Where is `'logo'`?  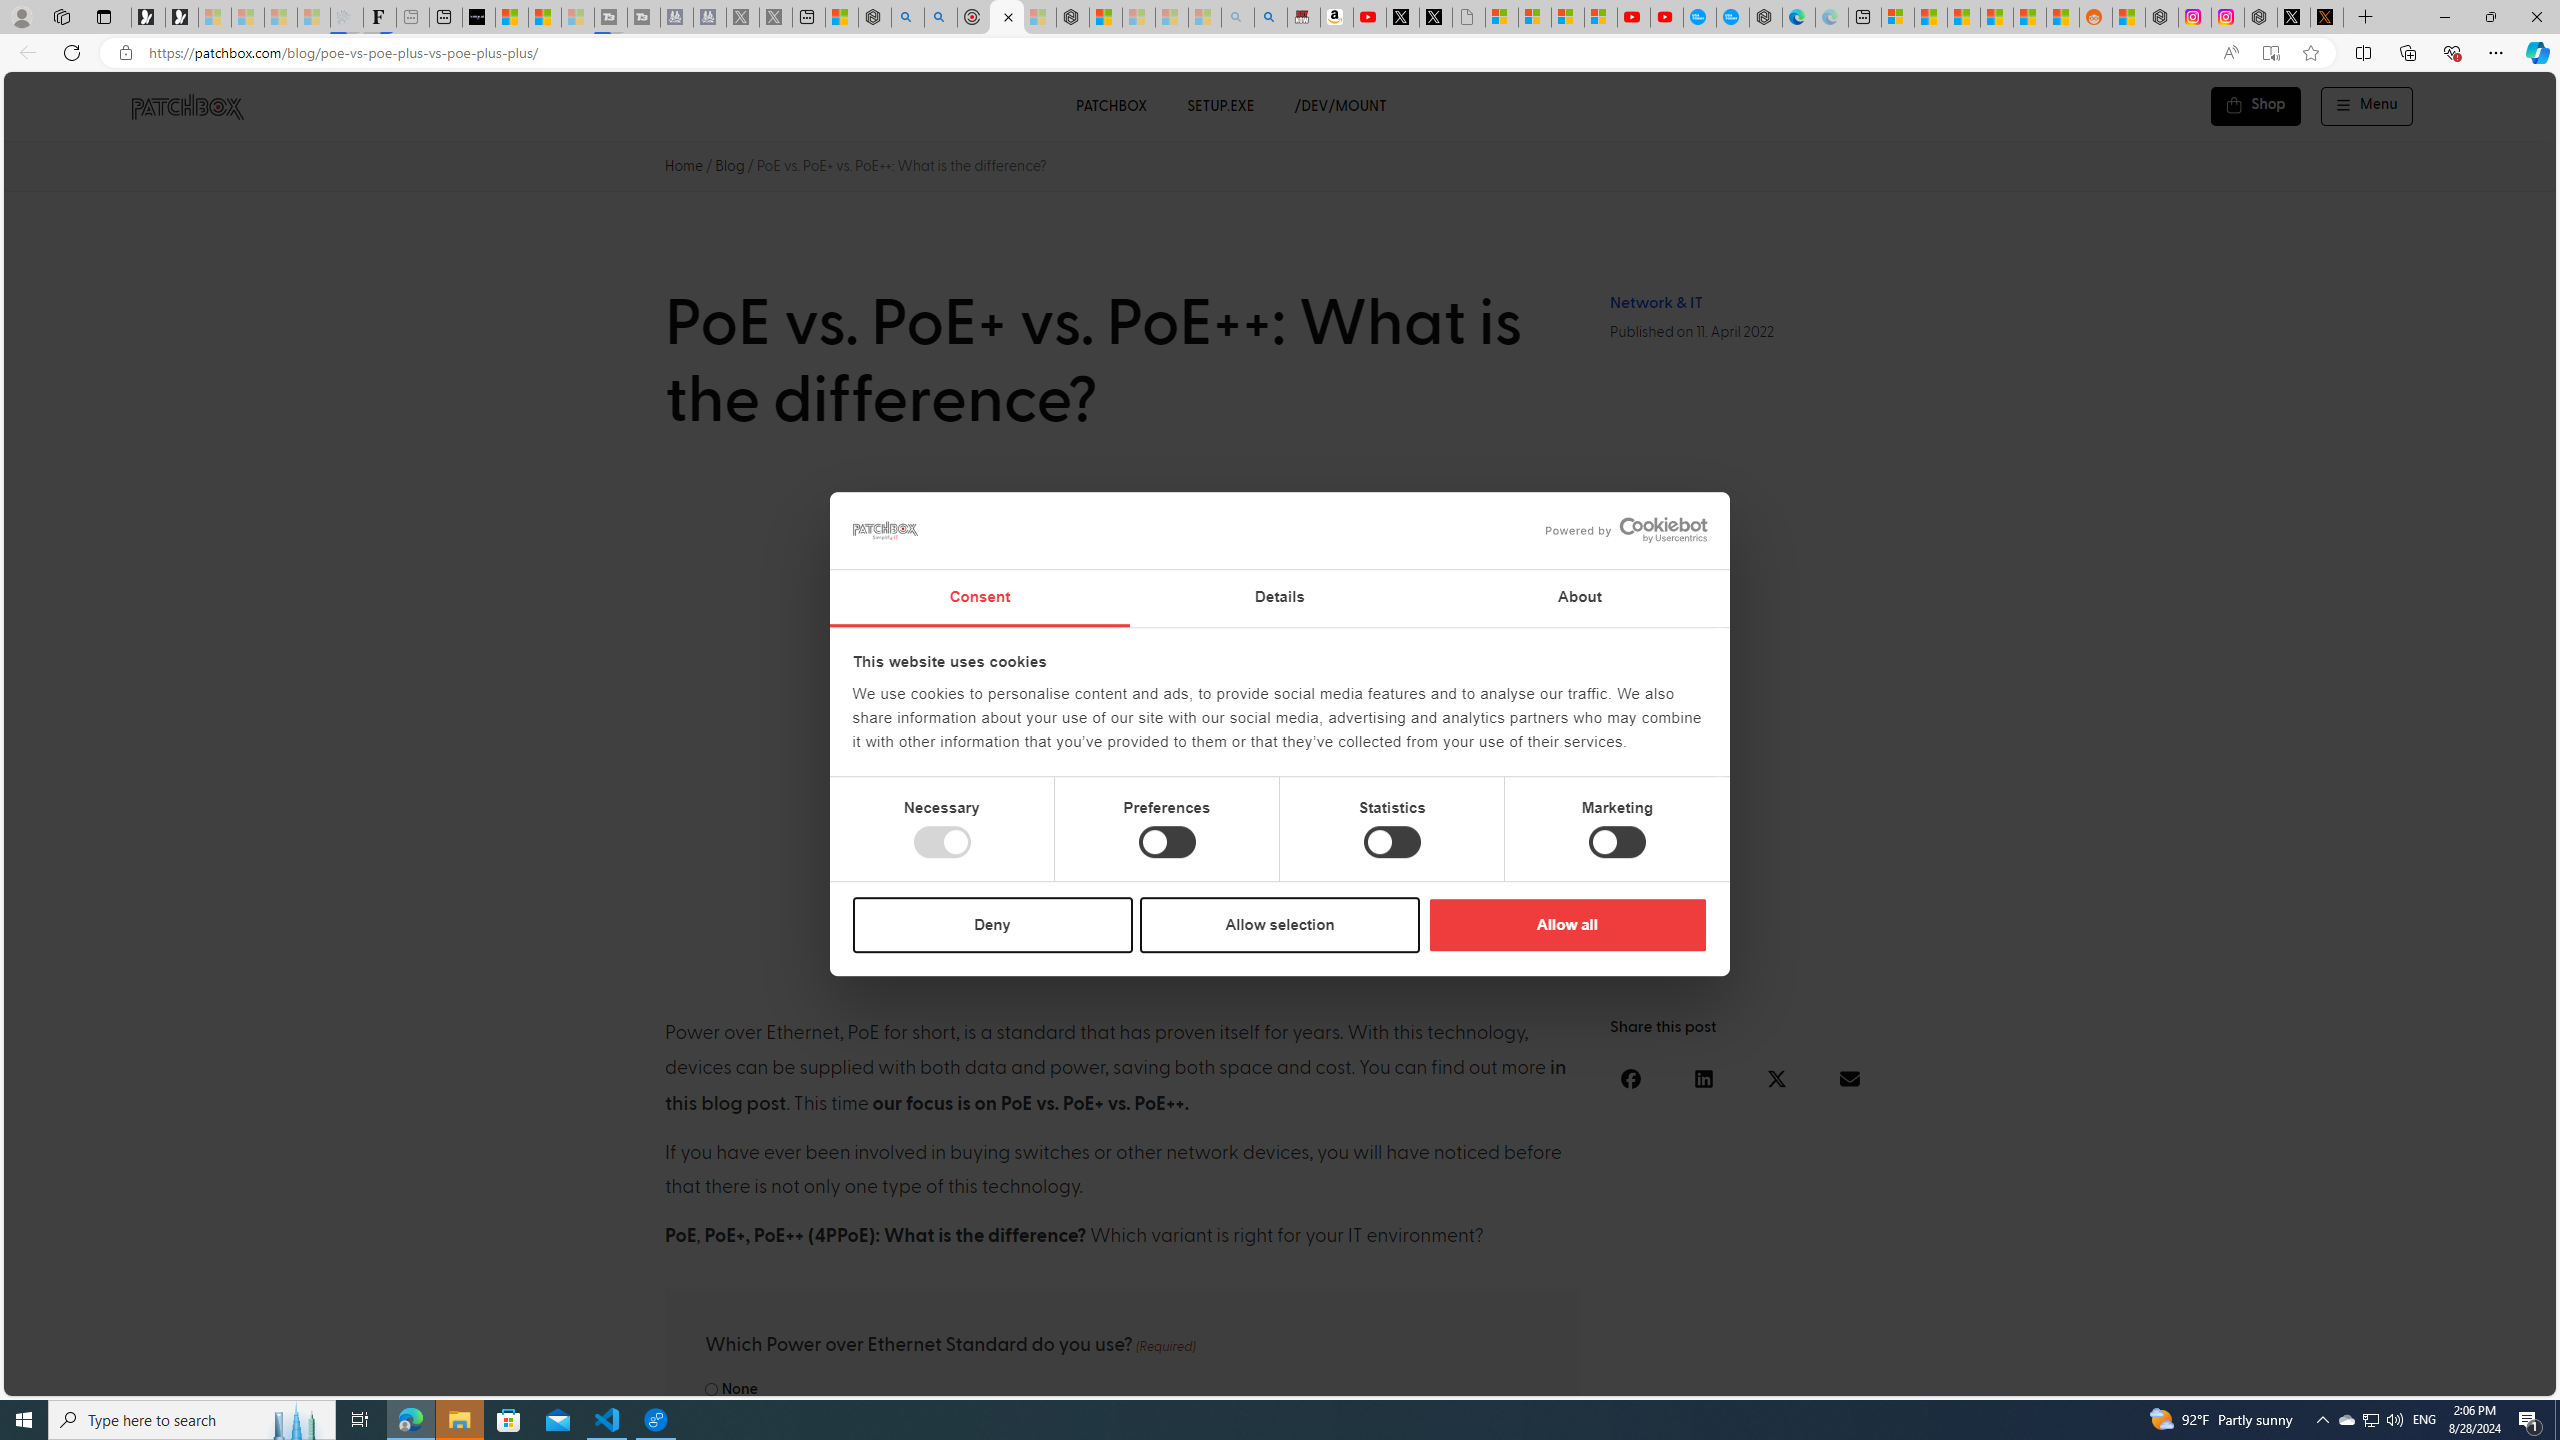
'logo' is located at coordinates (884, 529).